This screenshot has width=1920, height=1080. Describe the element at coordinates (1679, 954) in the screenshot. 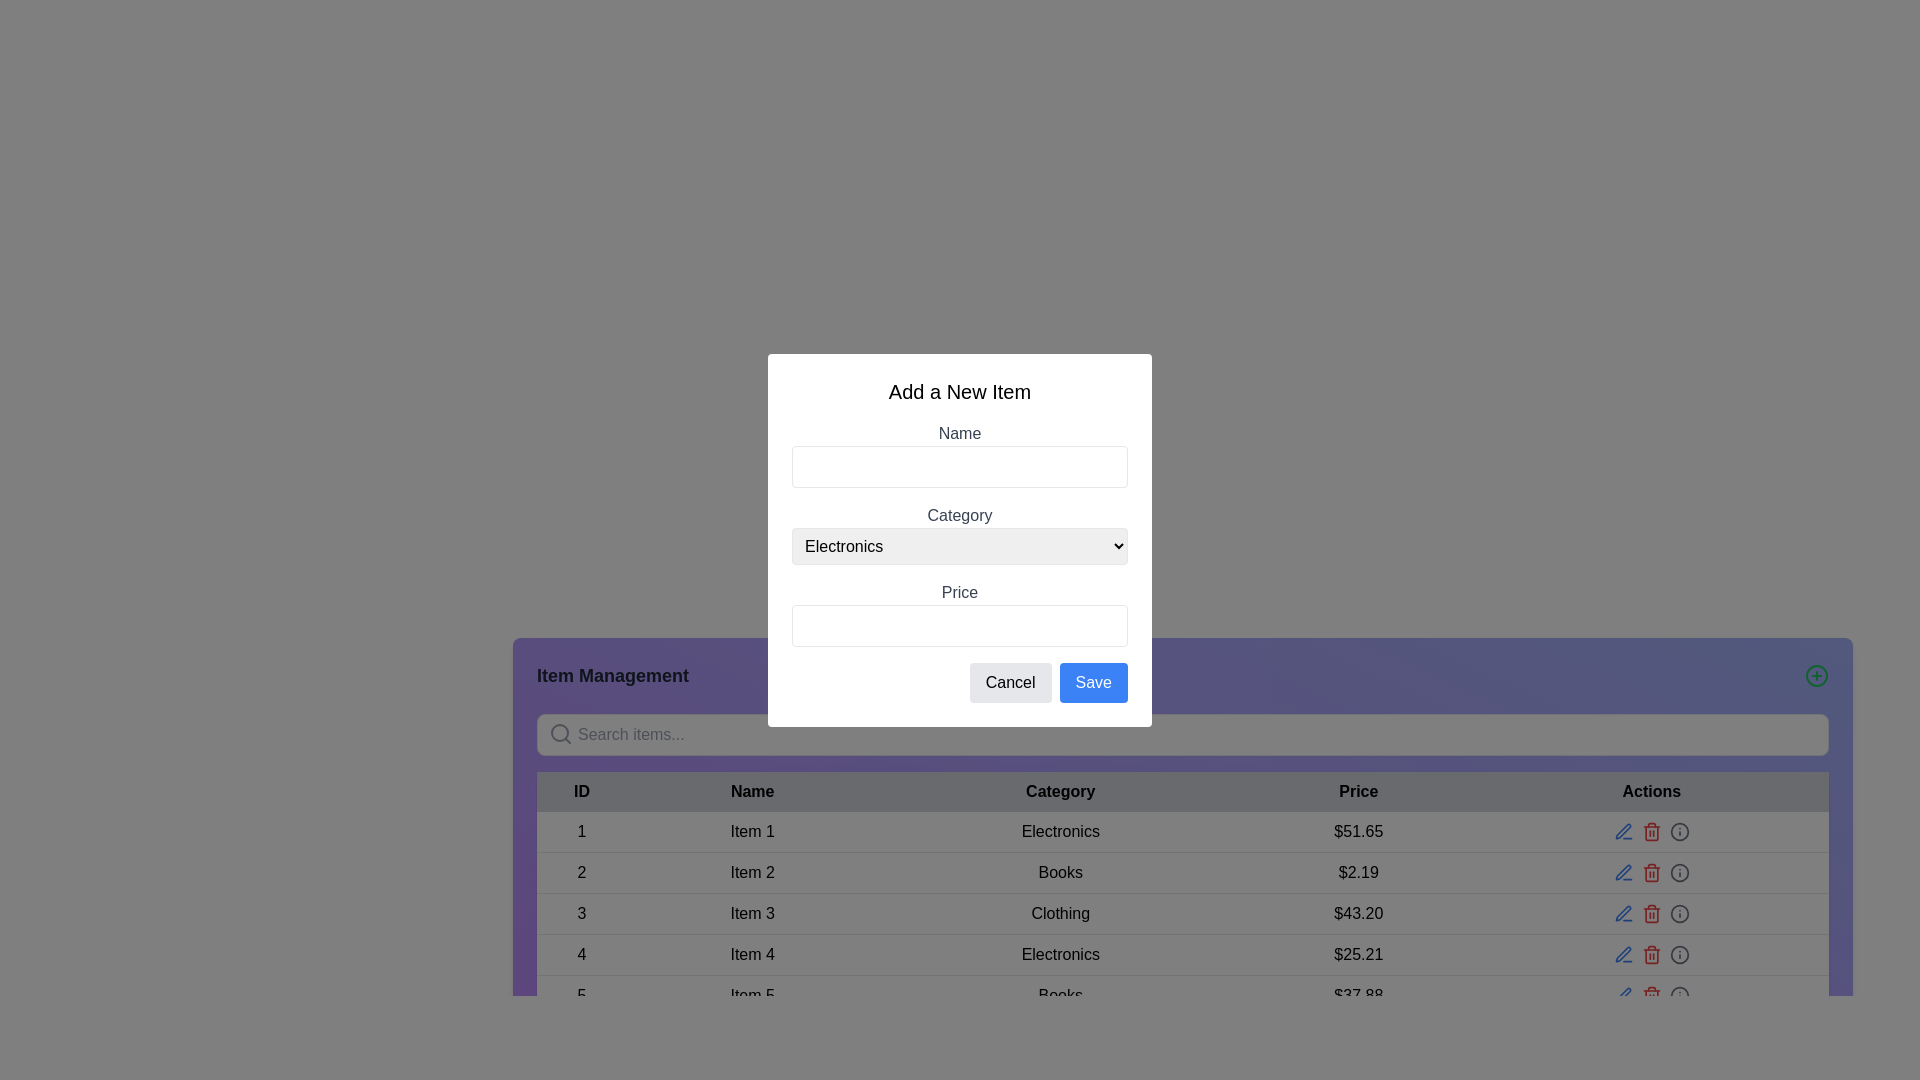

I see `the circular UI indicator located in the 'Actions' column of the table, aligned with the fourth row for the item in the 'Electronics' category` at that location.